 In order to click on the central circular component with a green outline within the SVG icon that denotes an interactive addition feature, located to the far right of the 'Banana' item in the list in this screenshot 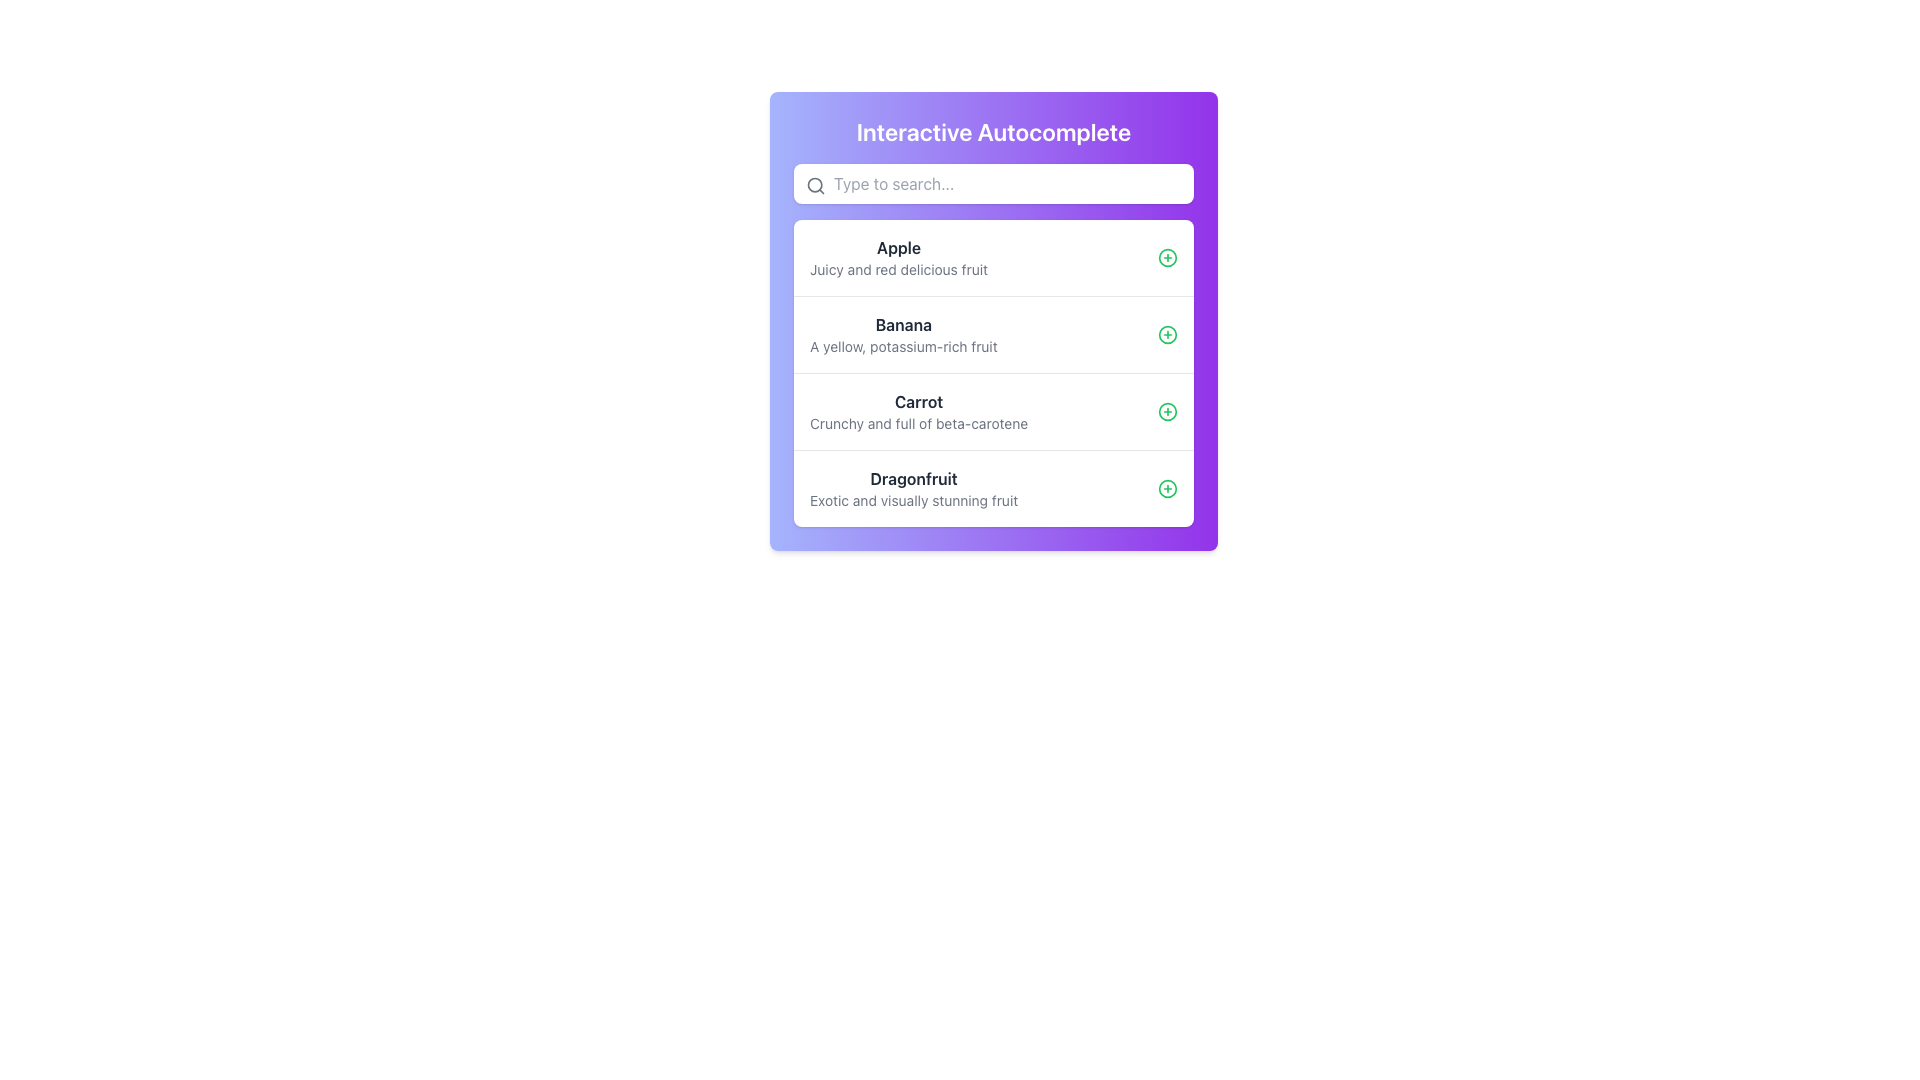, I will do `click(1167, 489)`.